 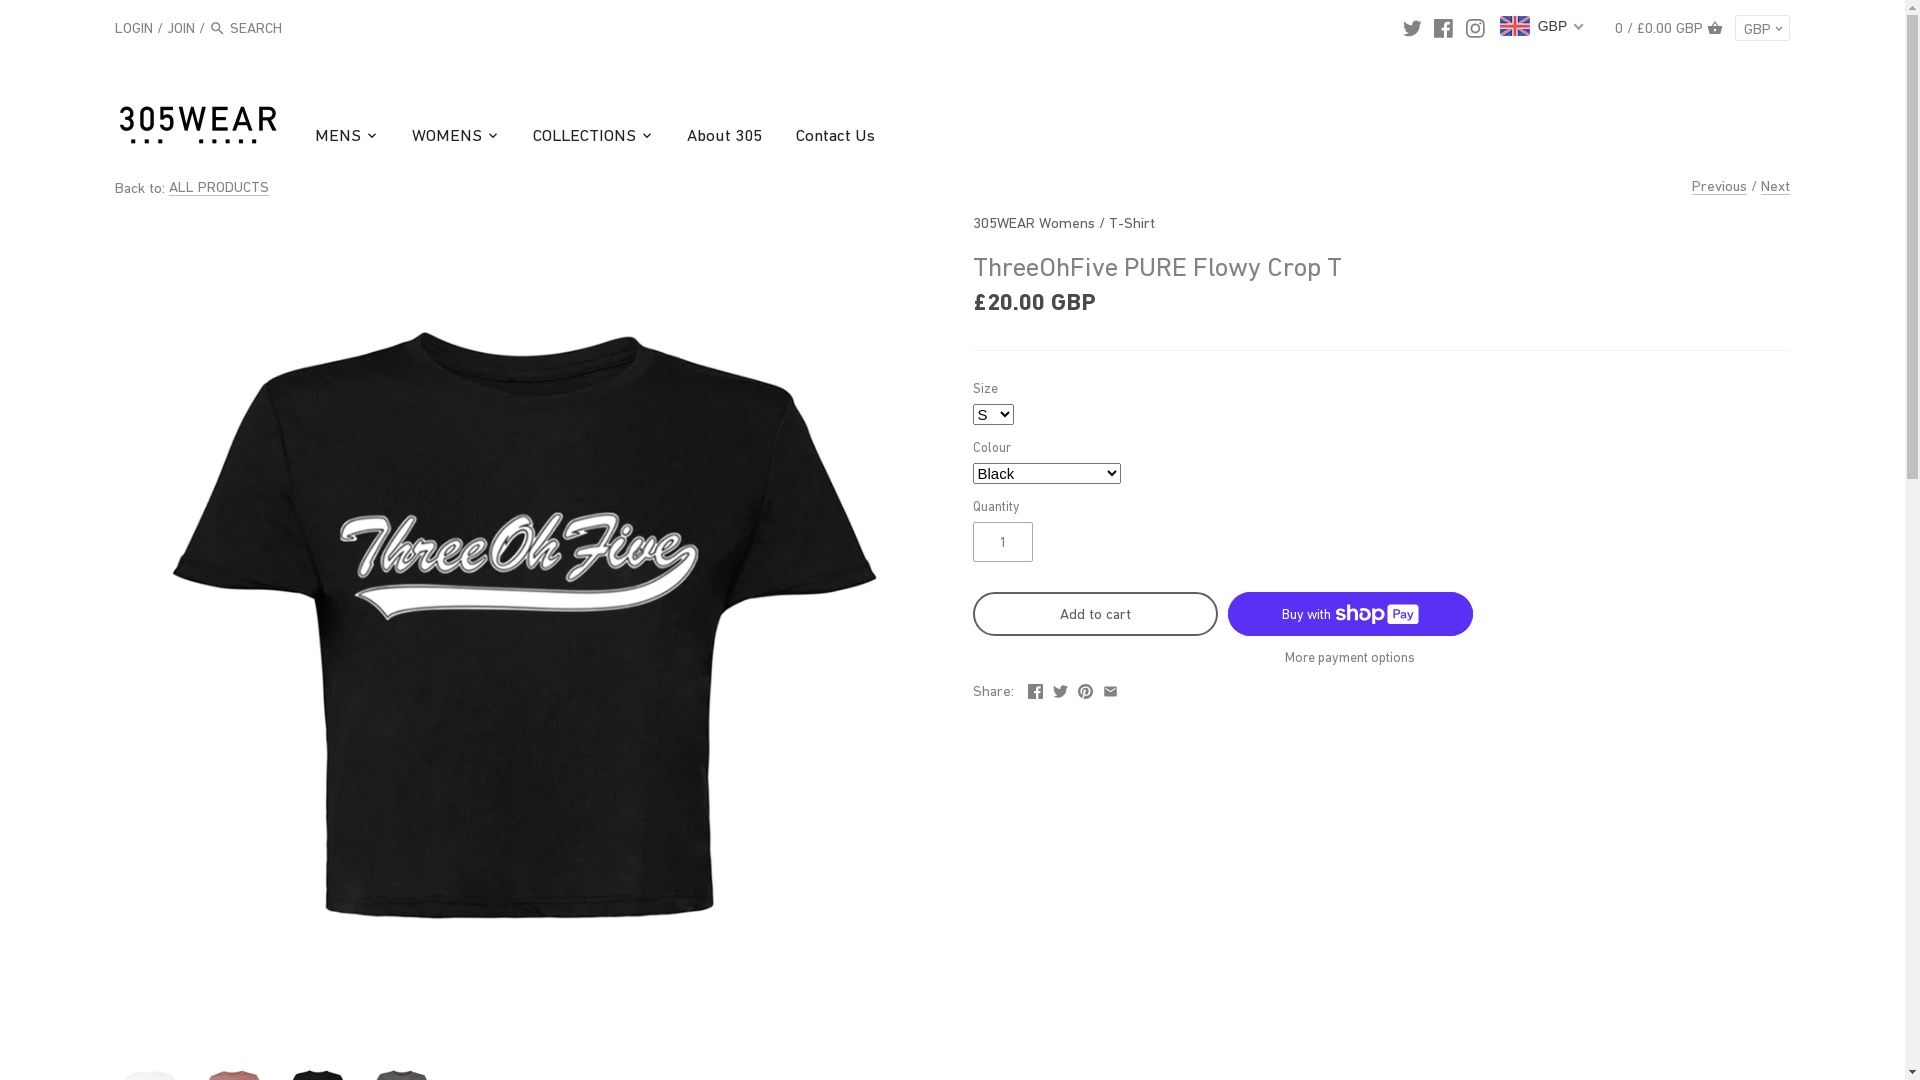 I want to click on 'Twitter', so click(x=1059, y=687).